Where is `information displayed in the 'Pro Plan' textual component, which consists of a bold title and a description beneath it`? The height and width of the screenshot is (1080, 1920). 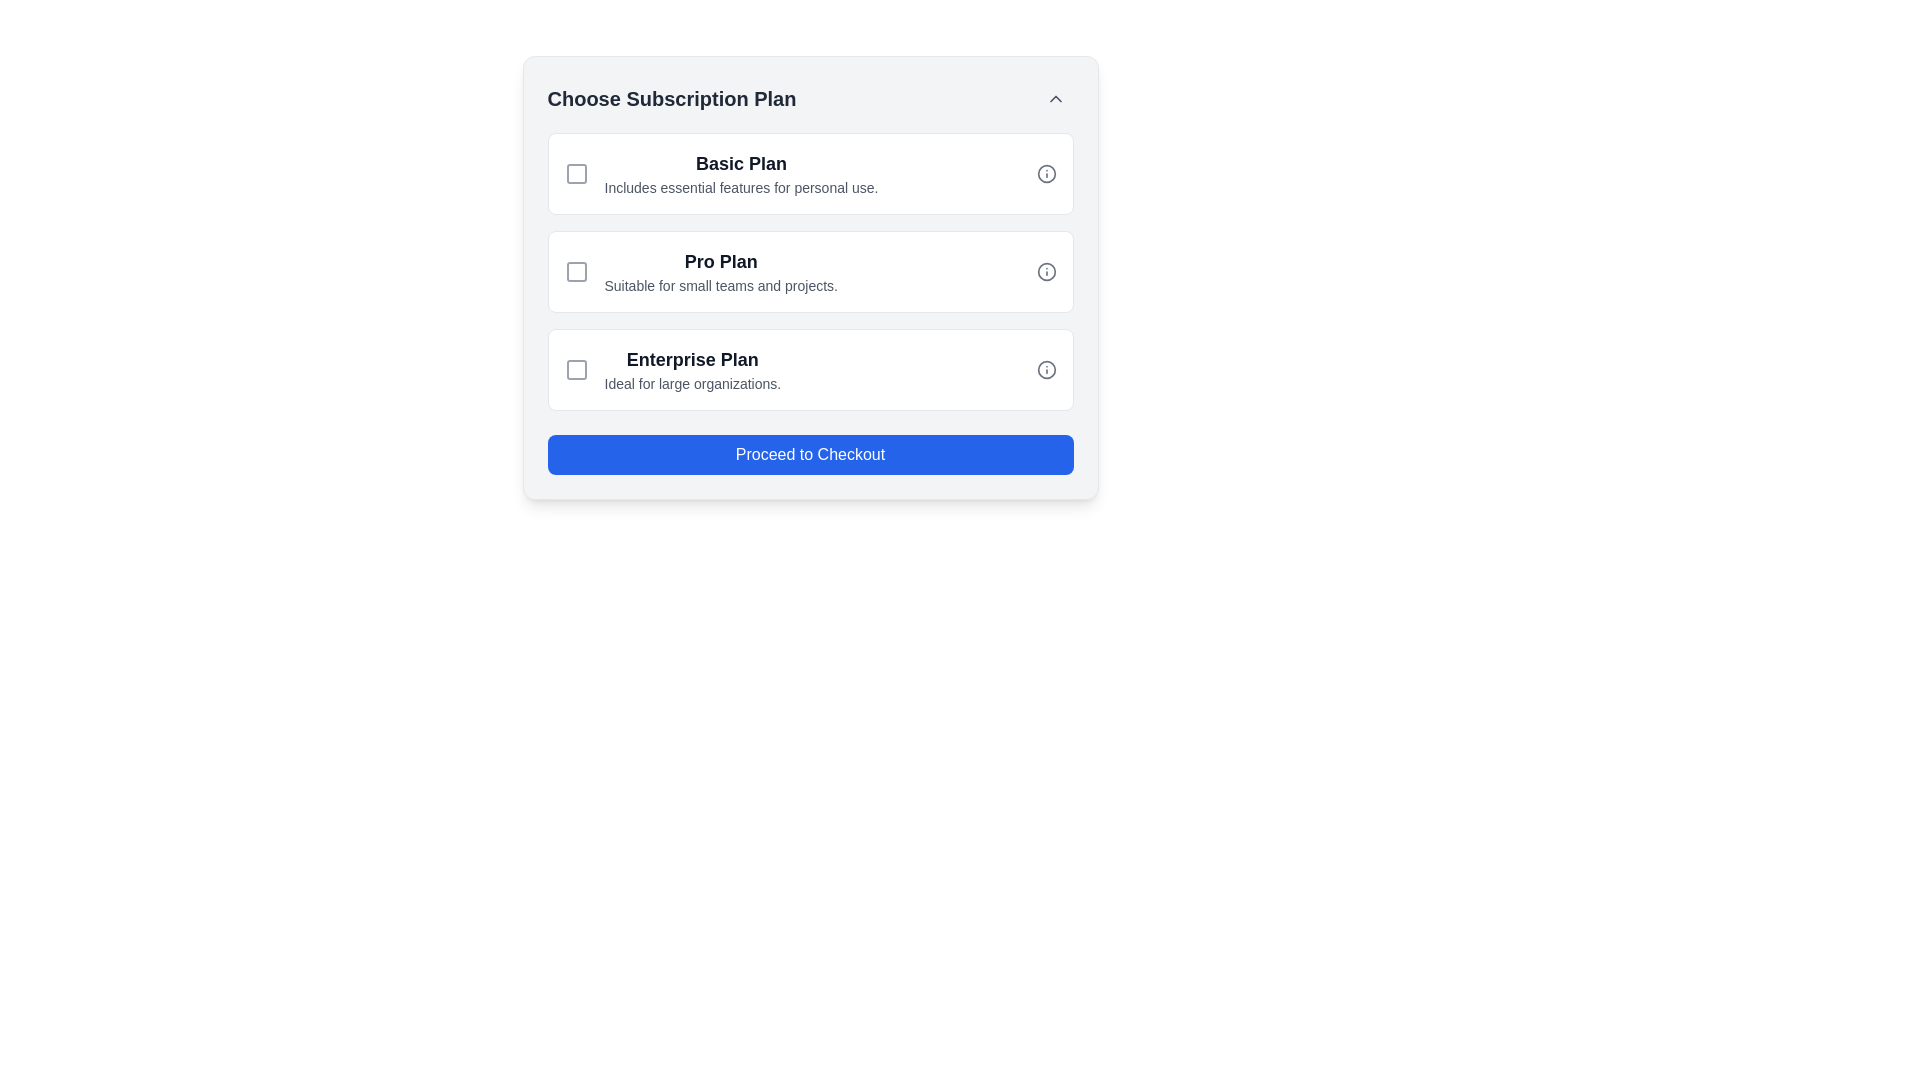
information displayed in the 'Pro Plan' textual component, which consists of a bold title and a description beneath it is located at coordinates (720, 272).